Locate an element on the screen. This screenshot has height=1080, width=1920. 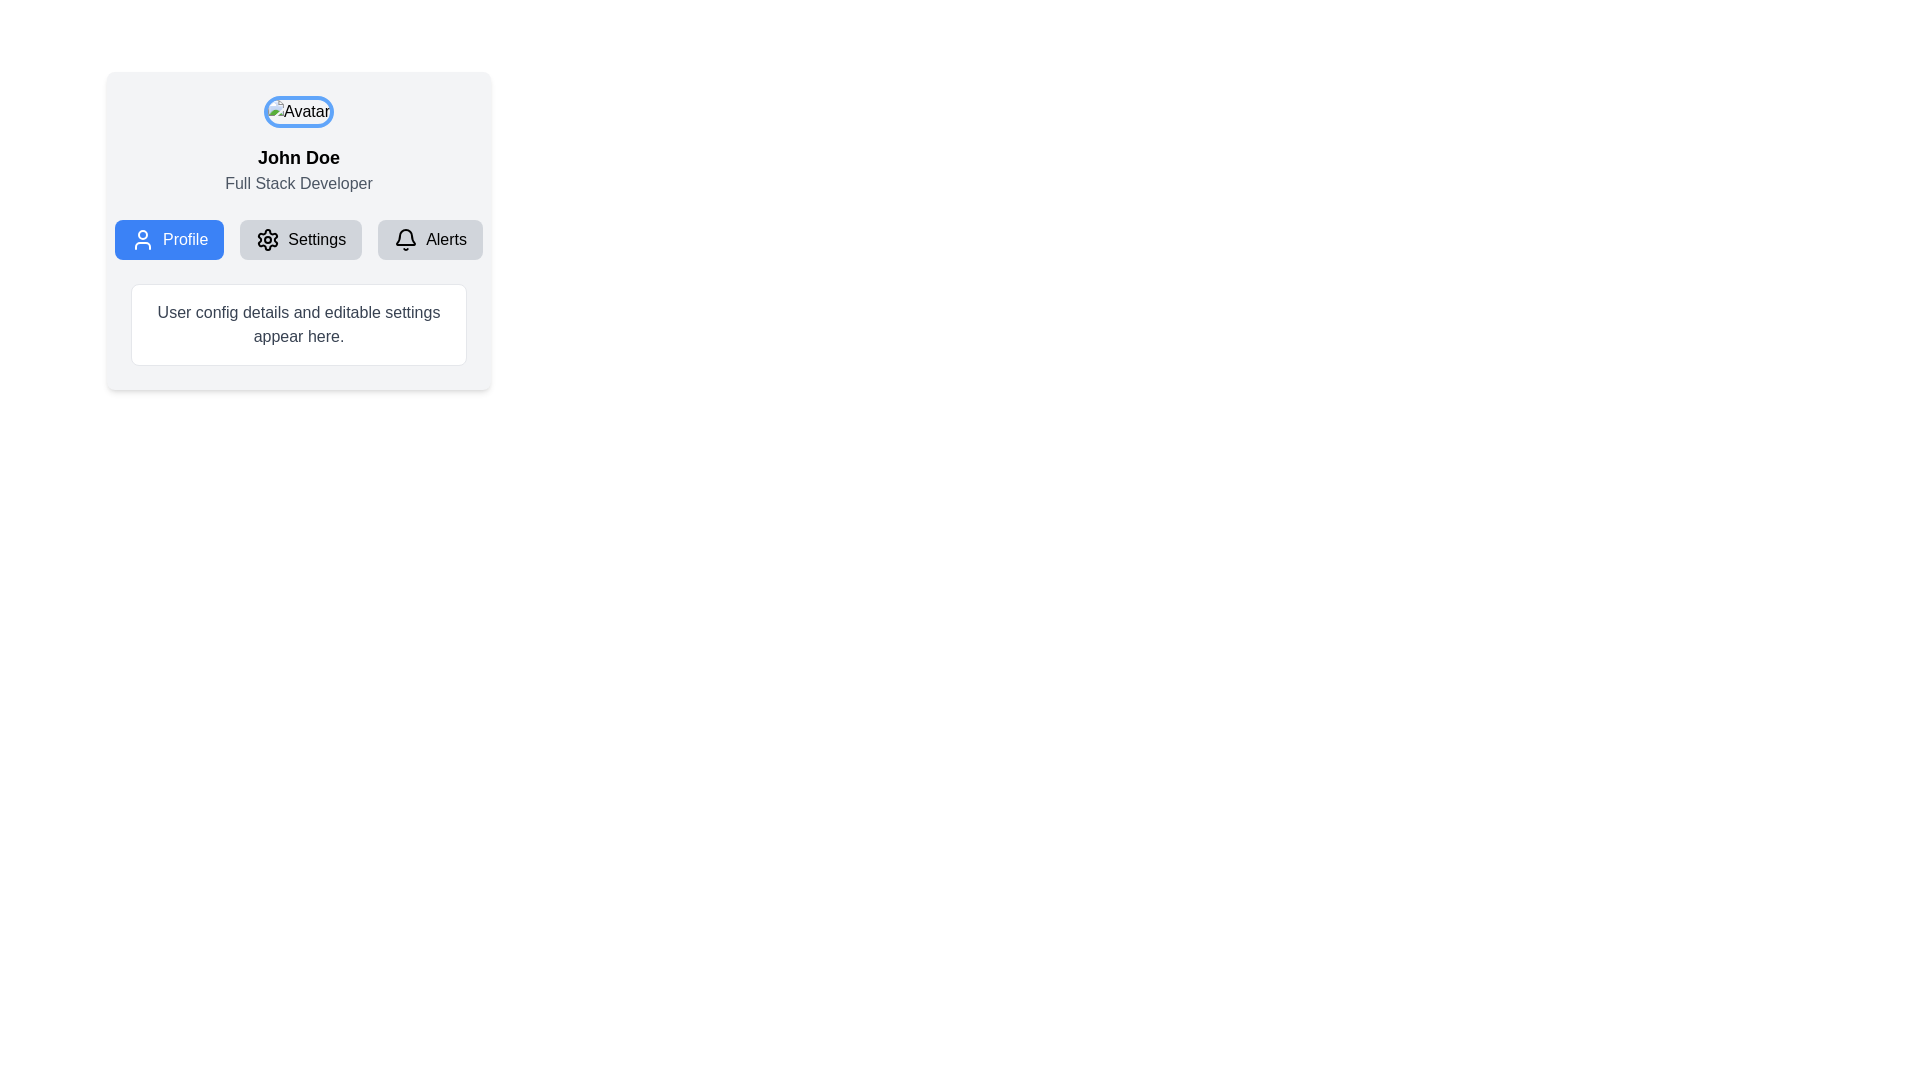
the third button in a horizontal sequence of three buttons is located at coordinates (429, 238).